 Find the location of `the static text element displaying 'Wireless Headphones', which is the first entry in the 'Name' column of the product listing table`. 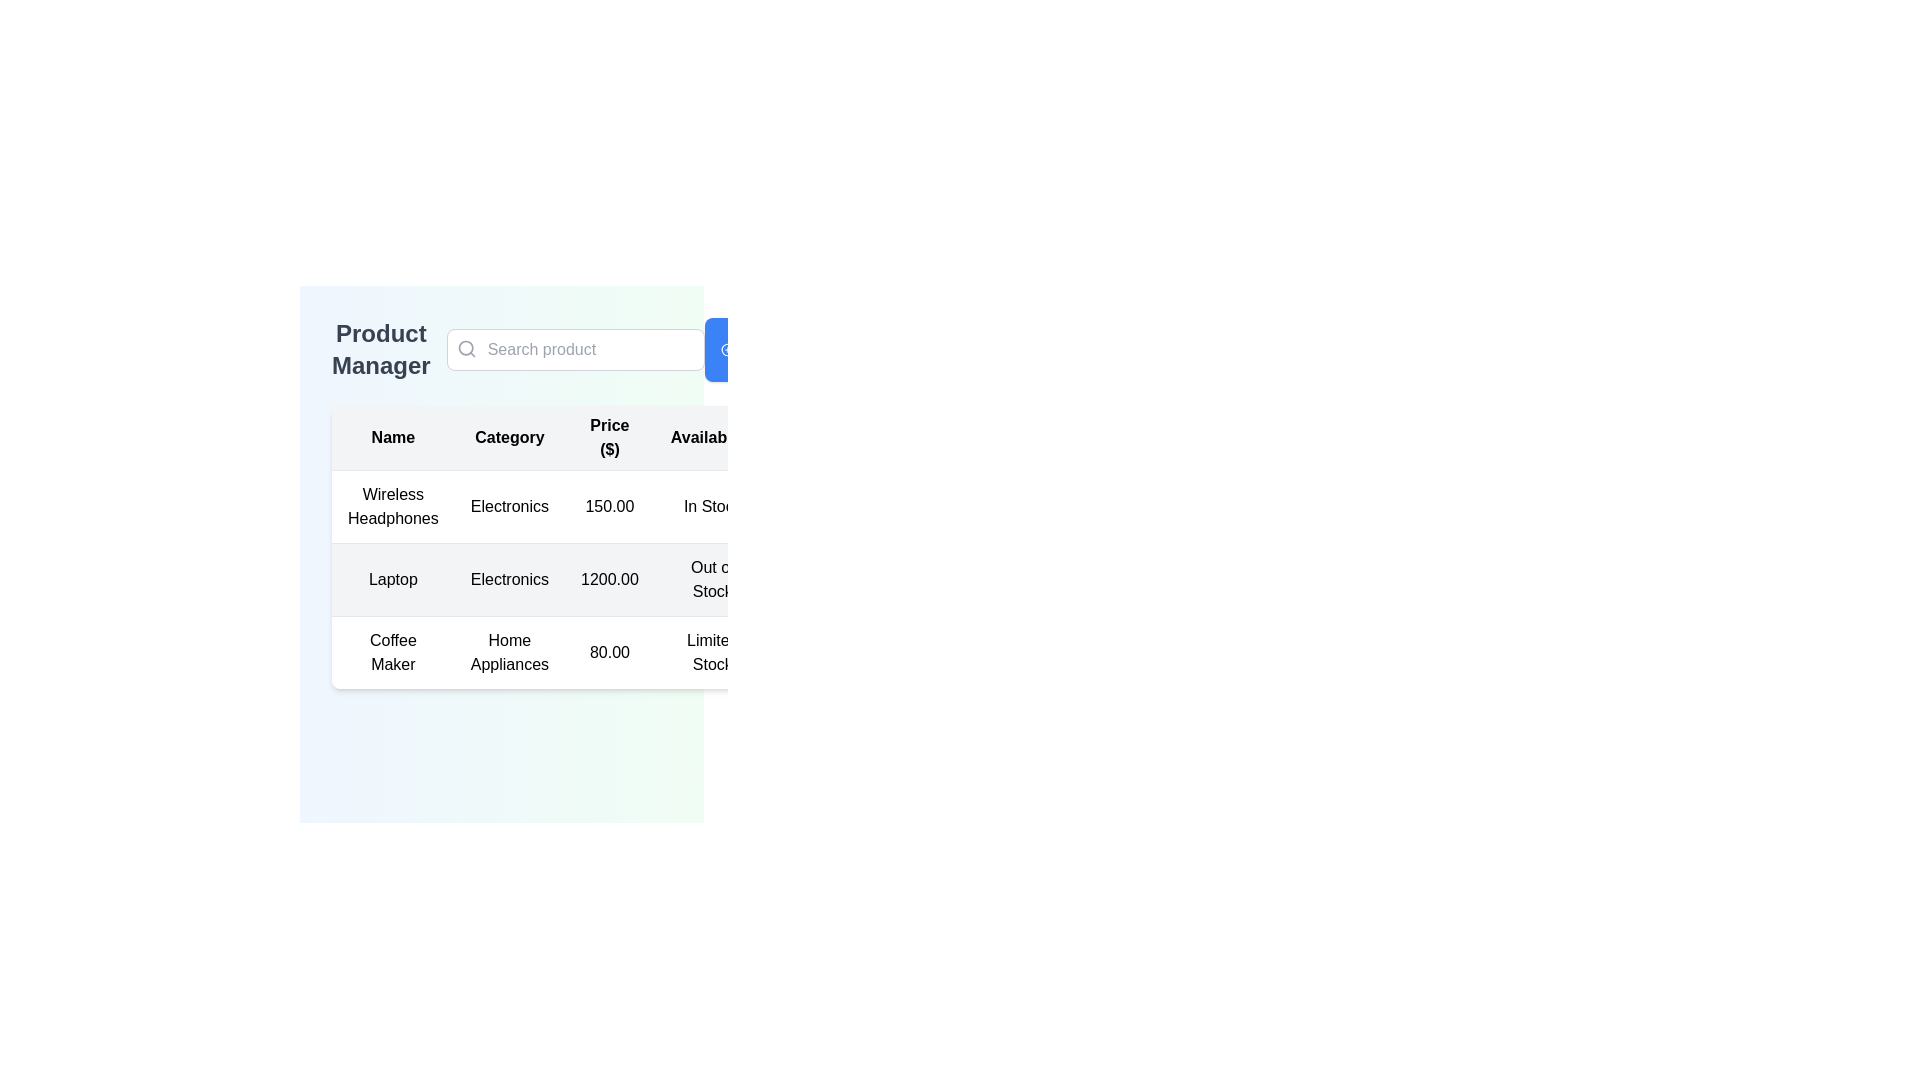

the static text element displaying 'Wireless Headphones', which is the first entry in the 'Name' column of the product listing table is located at coordinates (393, 505).